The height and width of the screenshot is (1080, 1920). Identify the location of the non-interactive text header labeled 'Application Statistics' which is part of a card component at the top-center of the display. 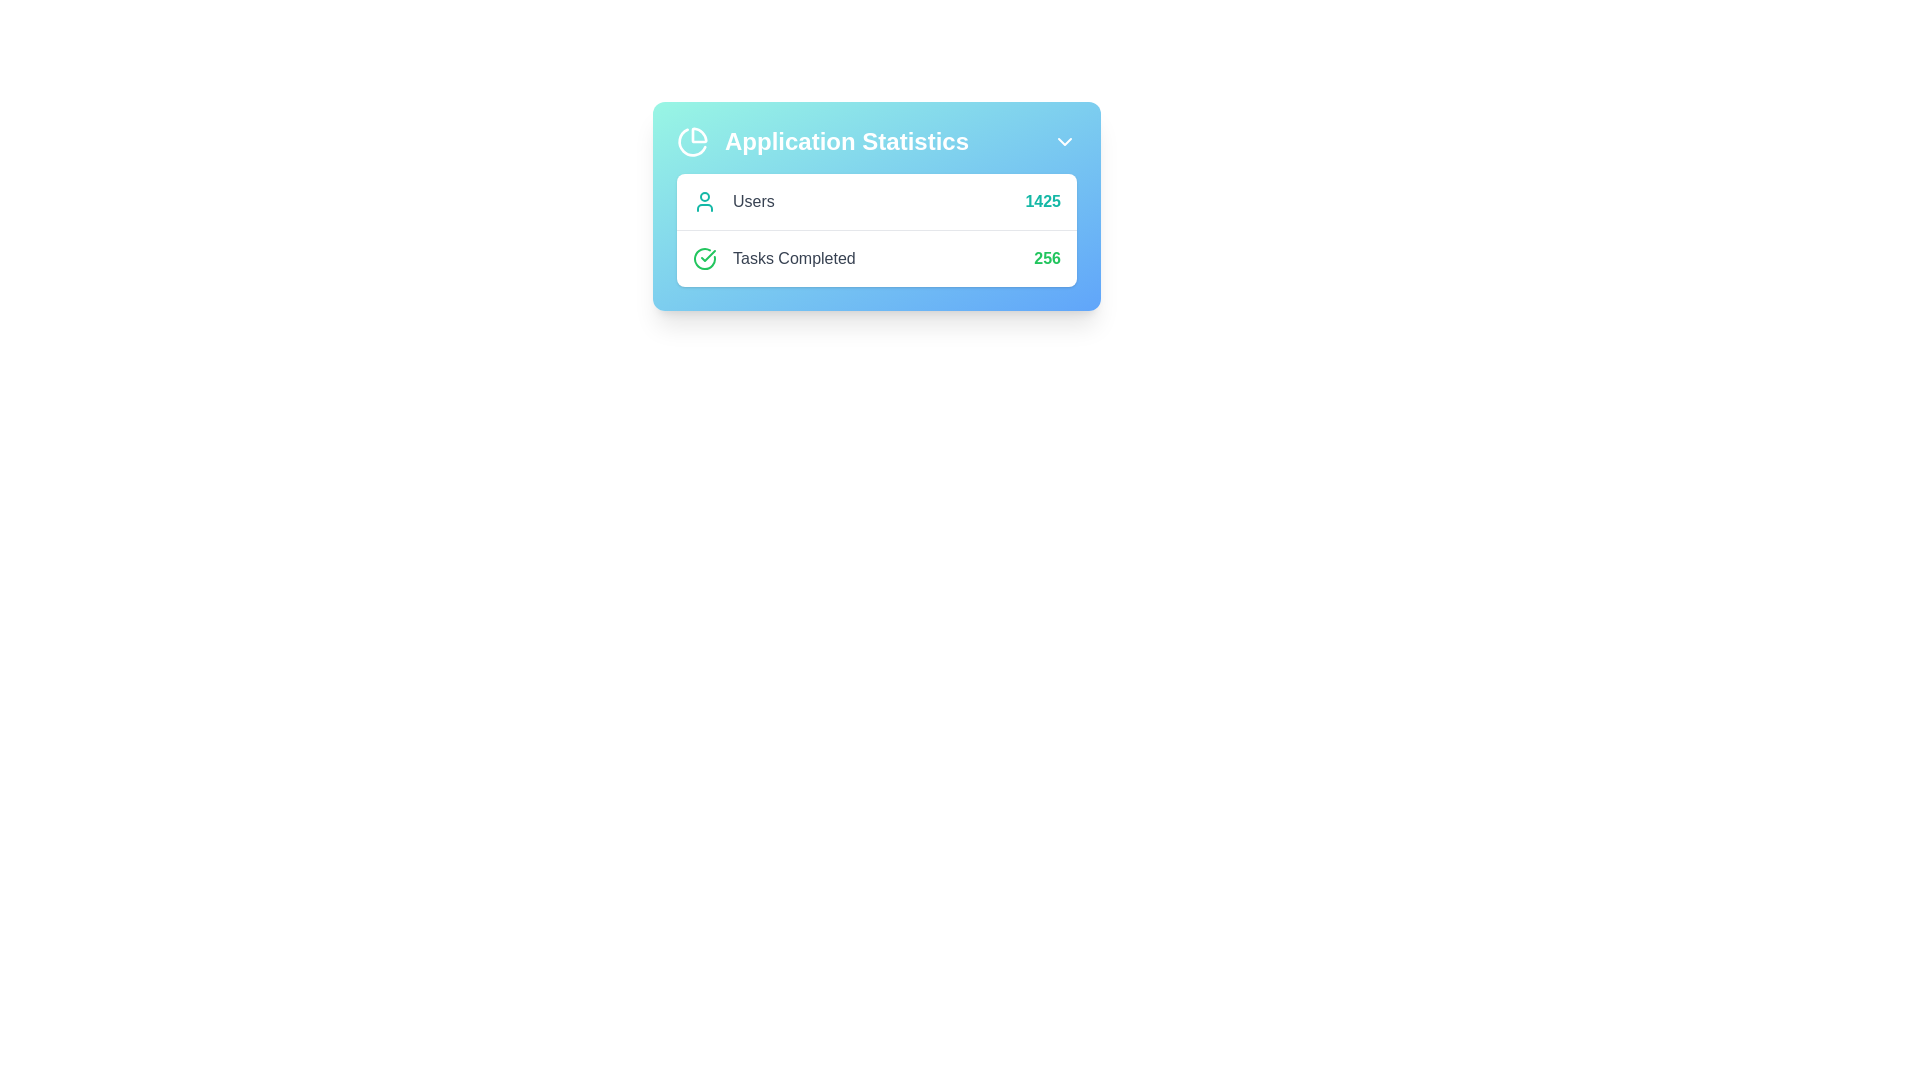
(877, 141).